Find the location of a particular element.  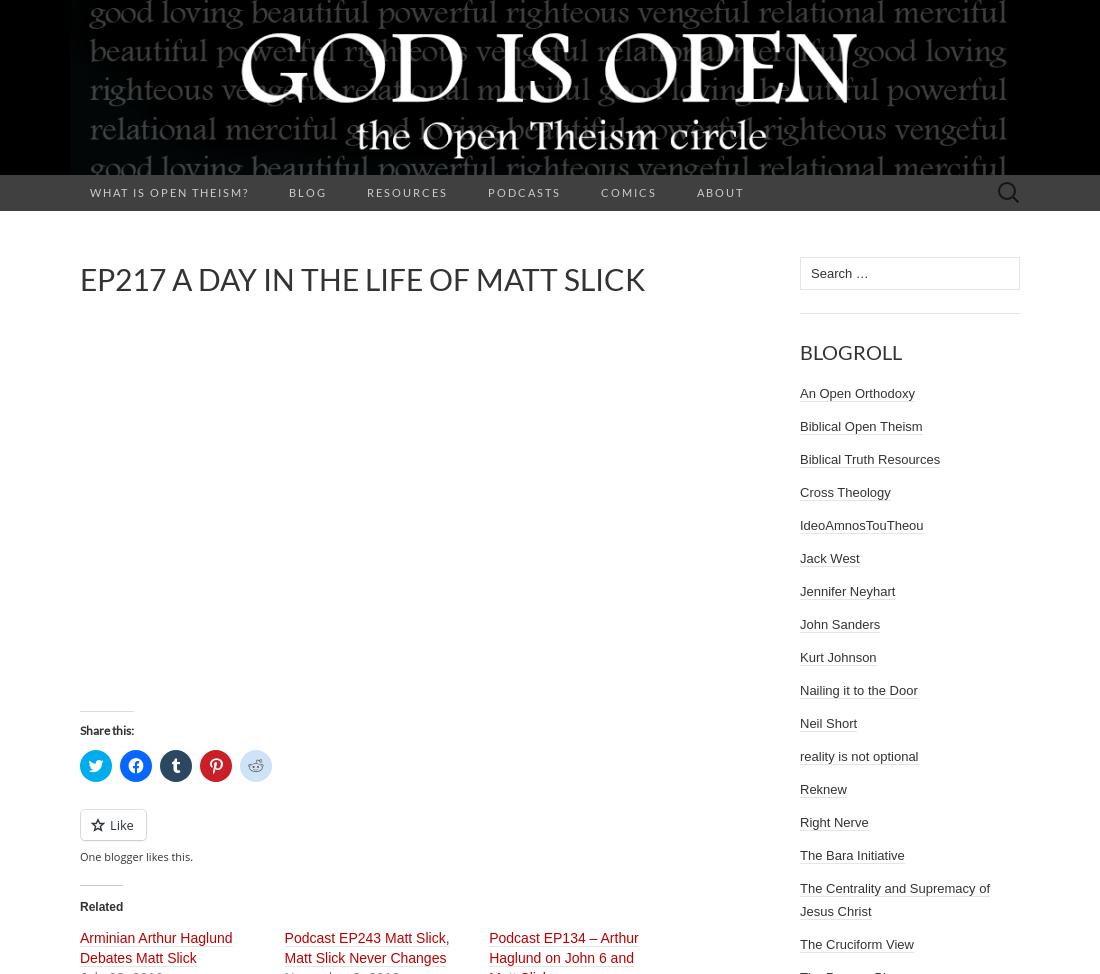

'Resources' is located at coordinates (407, 192).